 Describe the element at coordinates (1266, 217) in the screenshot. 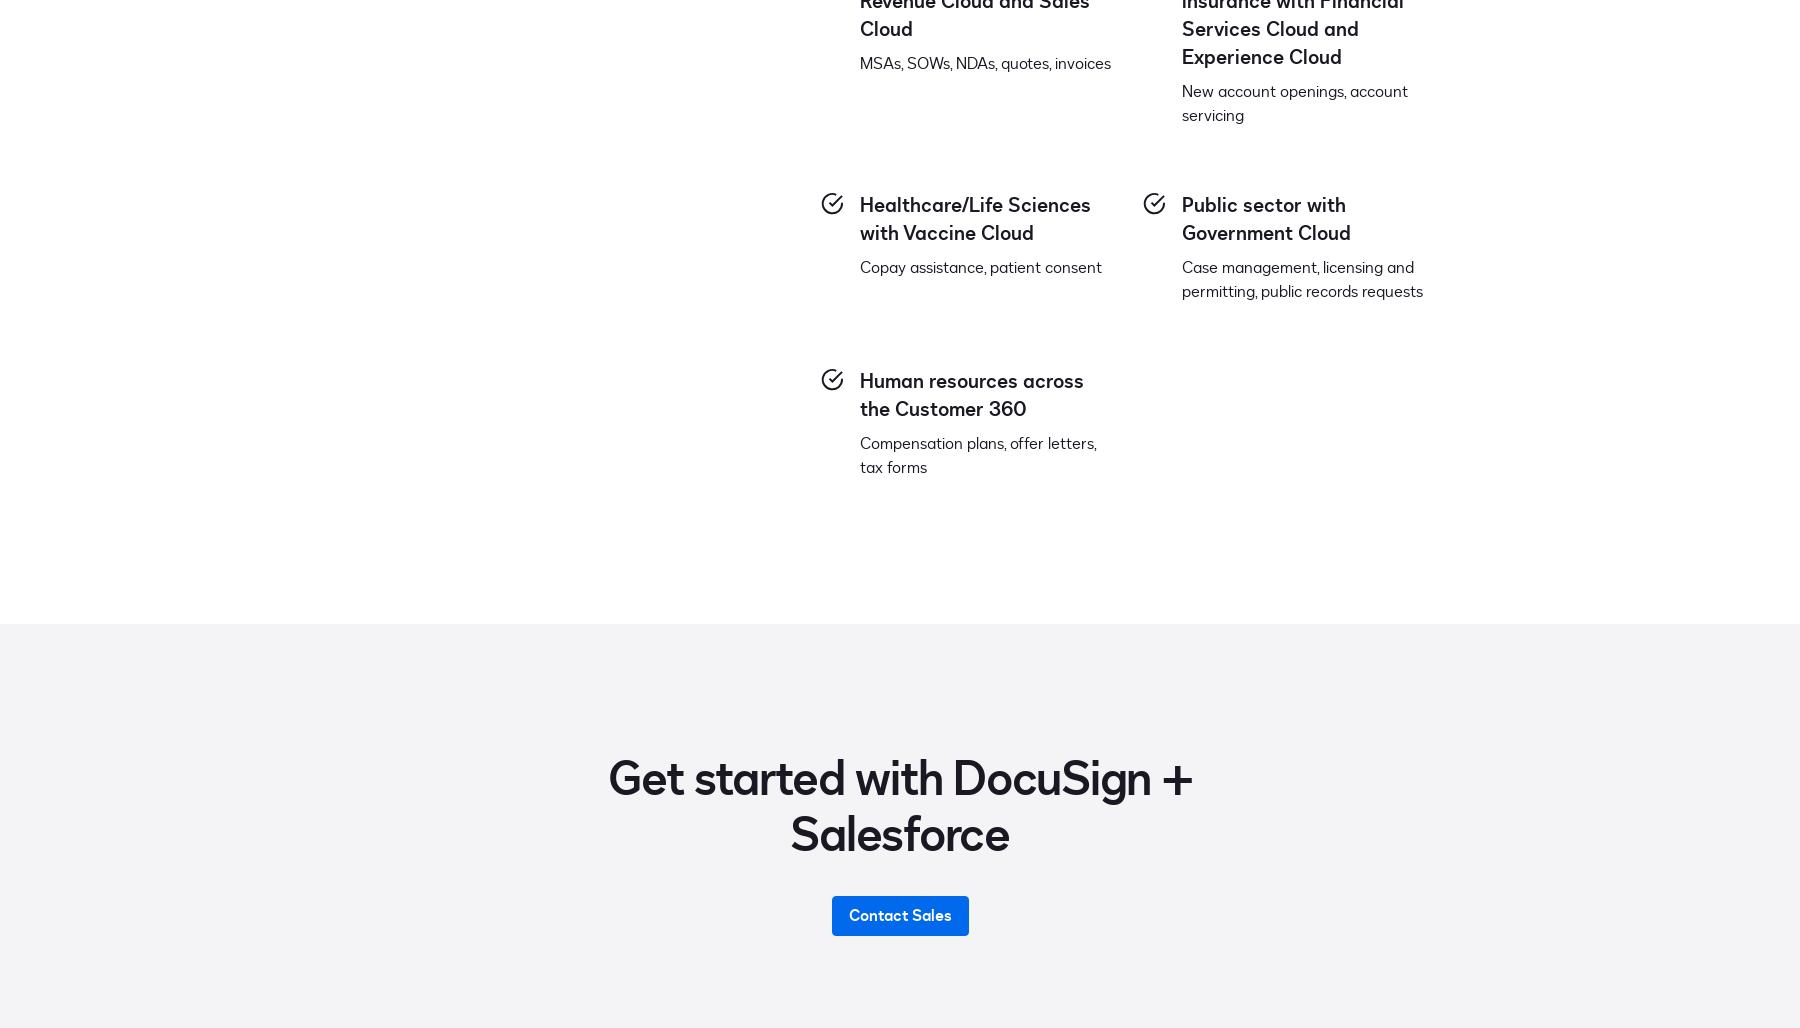

I see `'Public sector with Government Cloud'` at that location.